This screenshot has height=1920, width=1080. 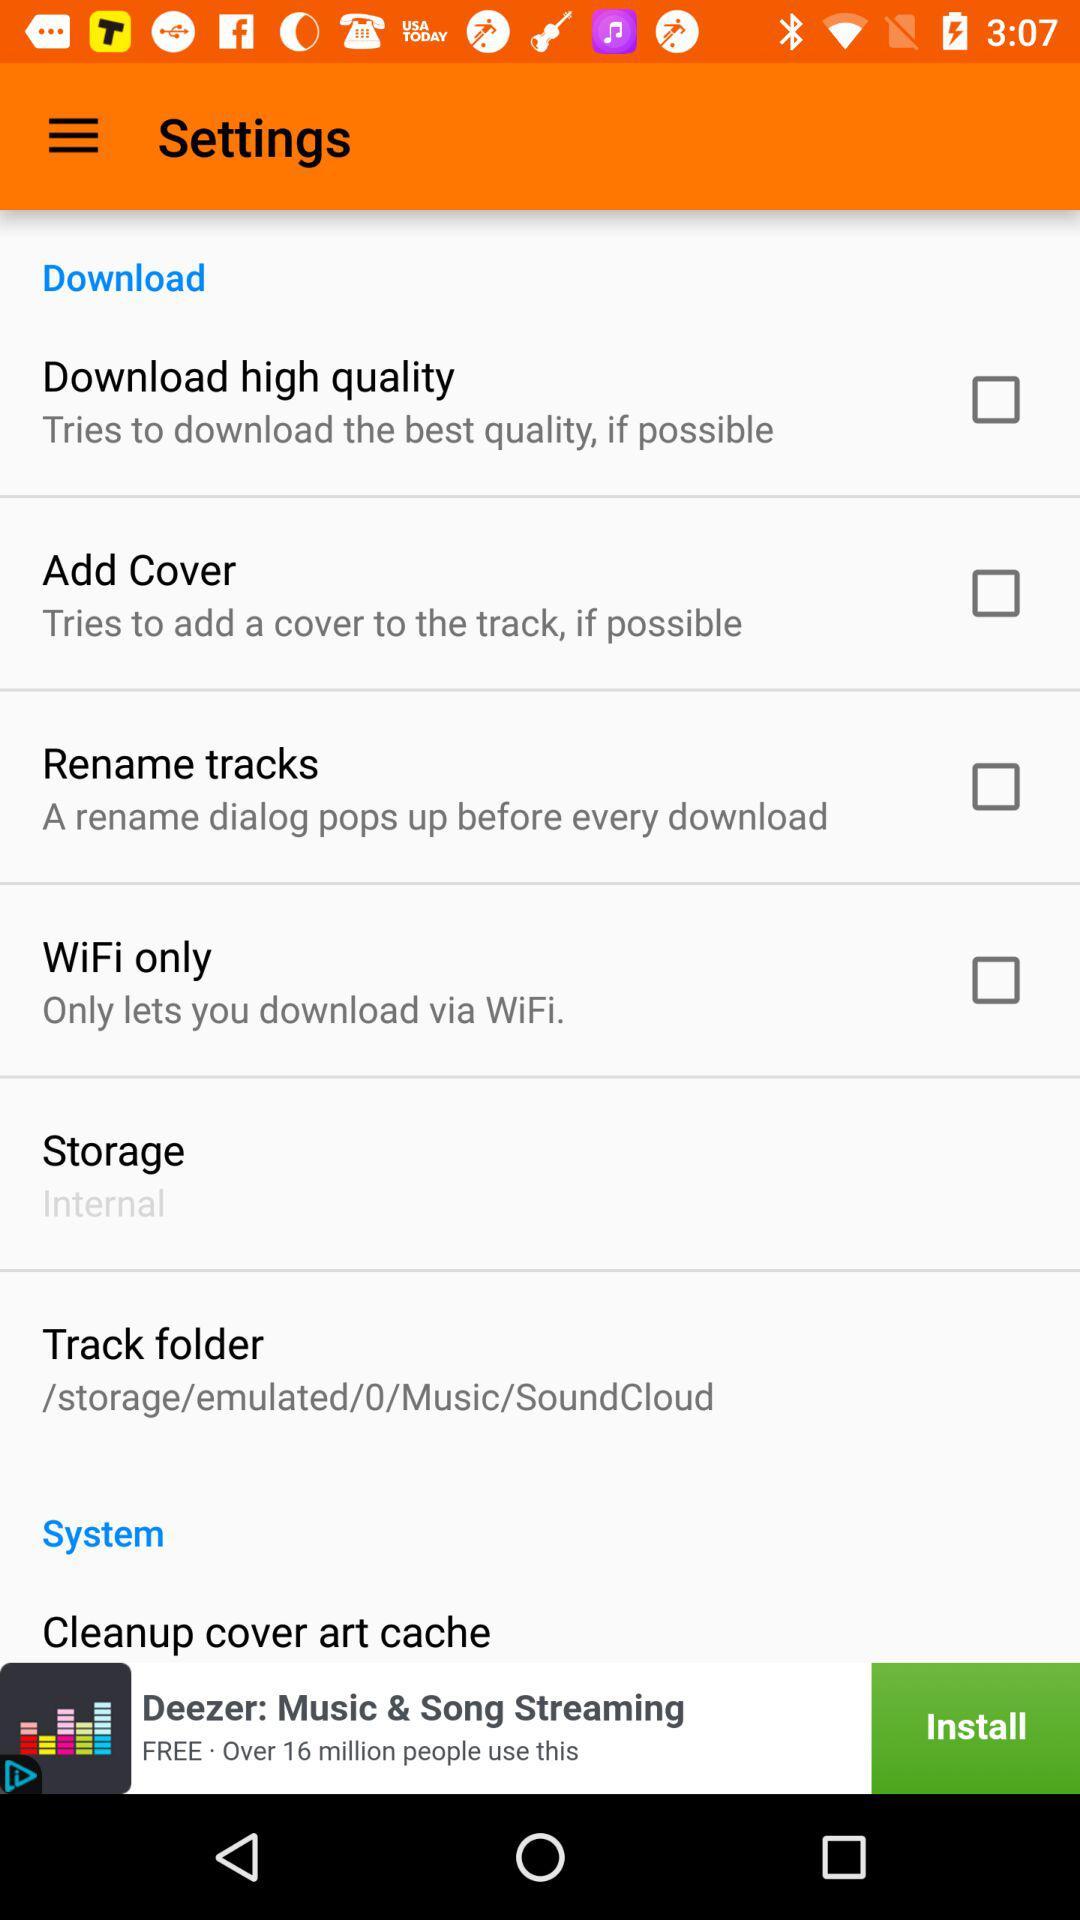 I want to click on the system, so click(x=540, y=1511).